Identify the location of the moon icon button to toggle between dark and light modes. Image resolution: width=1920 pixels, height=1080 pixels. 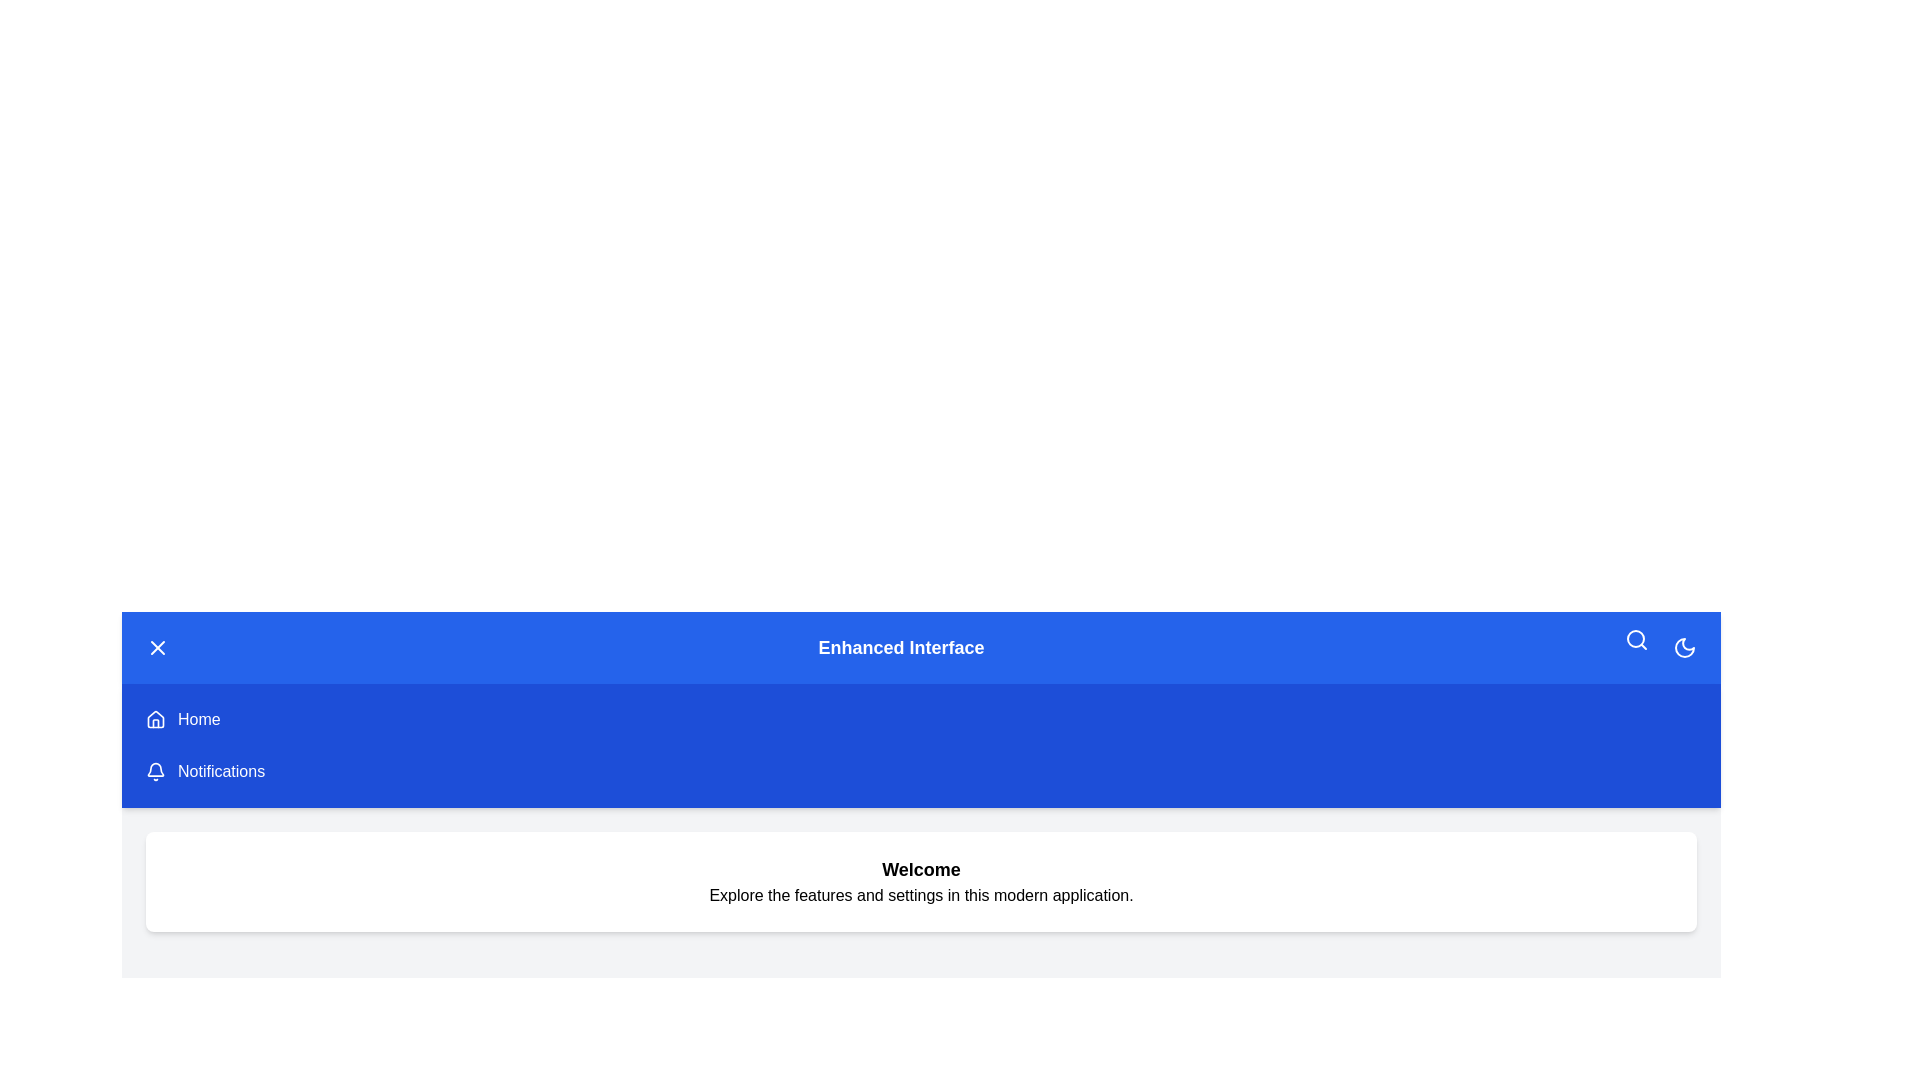
(1683, 648).